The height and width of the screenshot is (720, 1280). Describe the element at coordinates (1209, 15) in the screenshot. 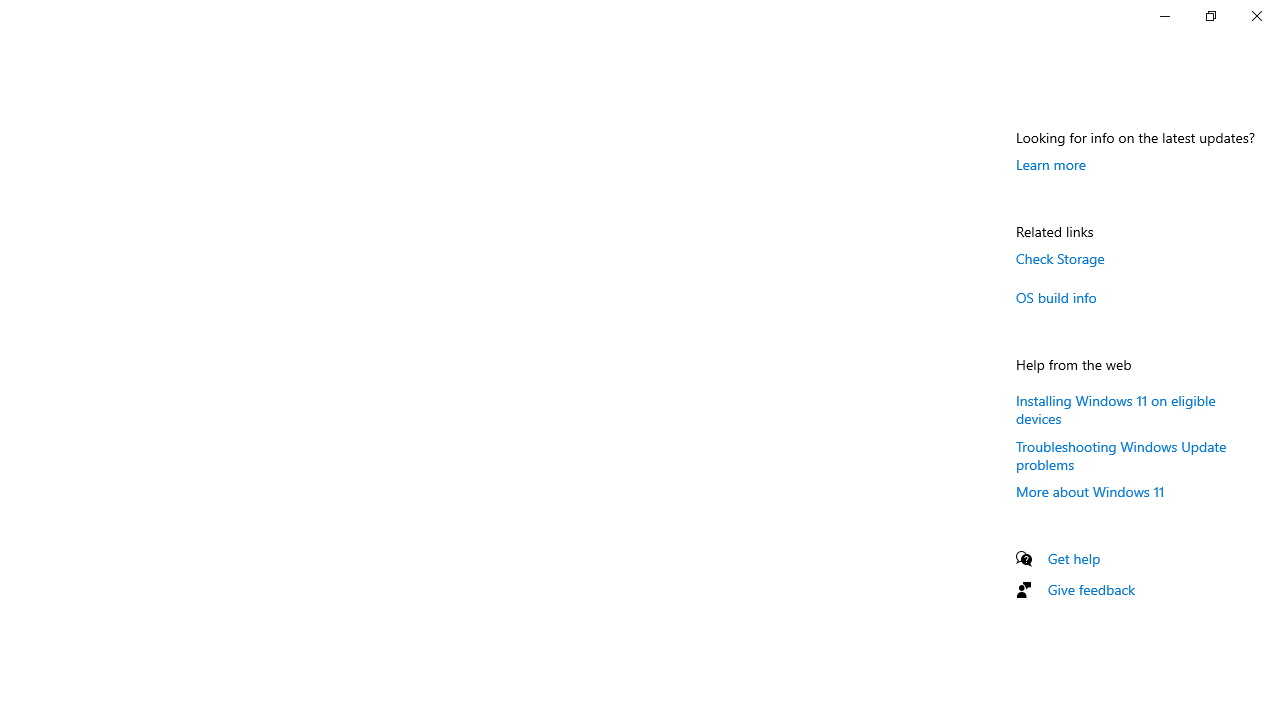

I see `'Restore Settings'` at that location.